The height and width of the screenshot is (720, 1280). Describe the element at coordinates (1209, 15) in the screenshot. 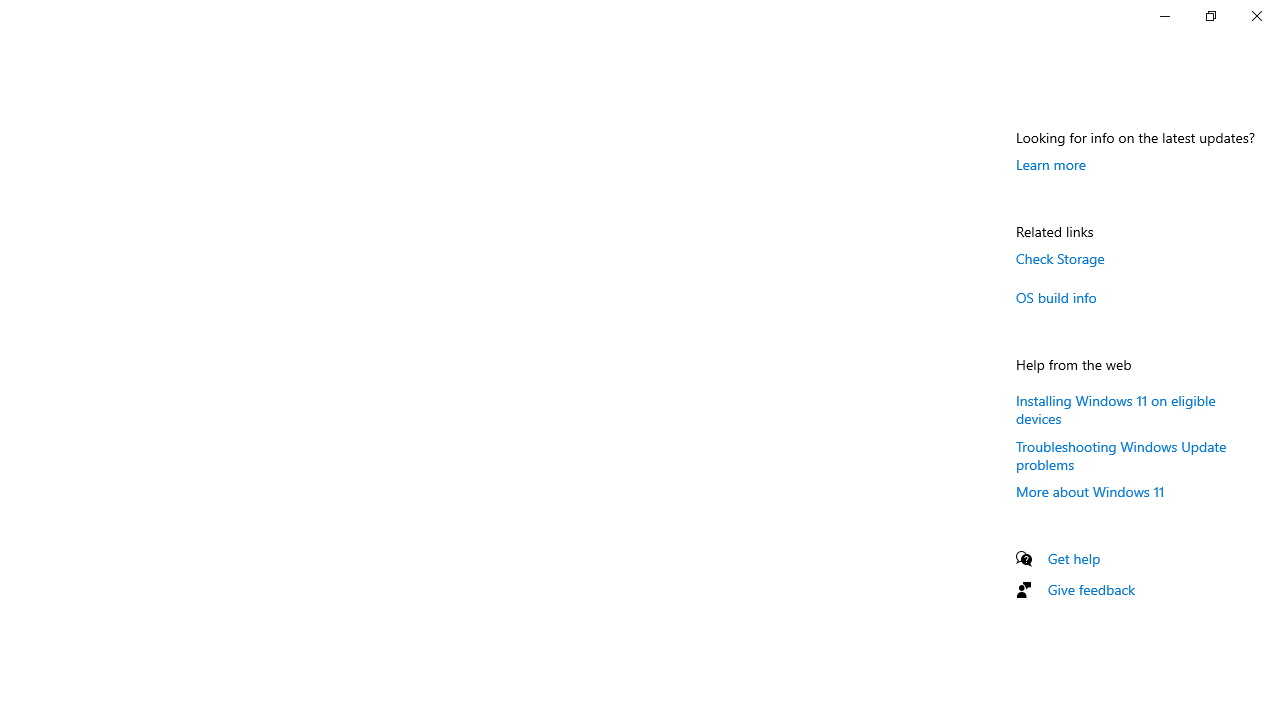

I see `'Restore Settings'` at that location.